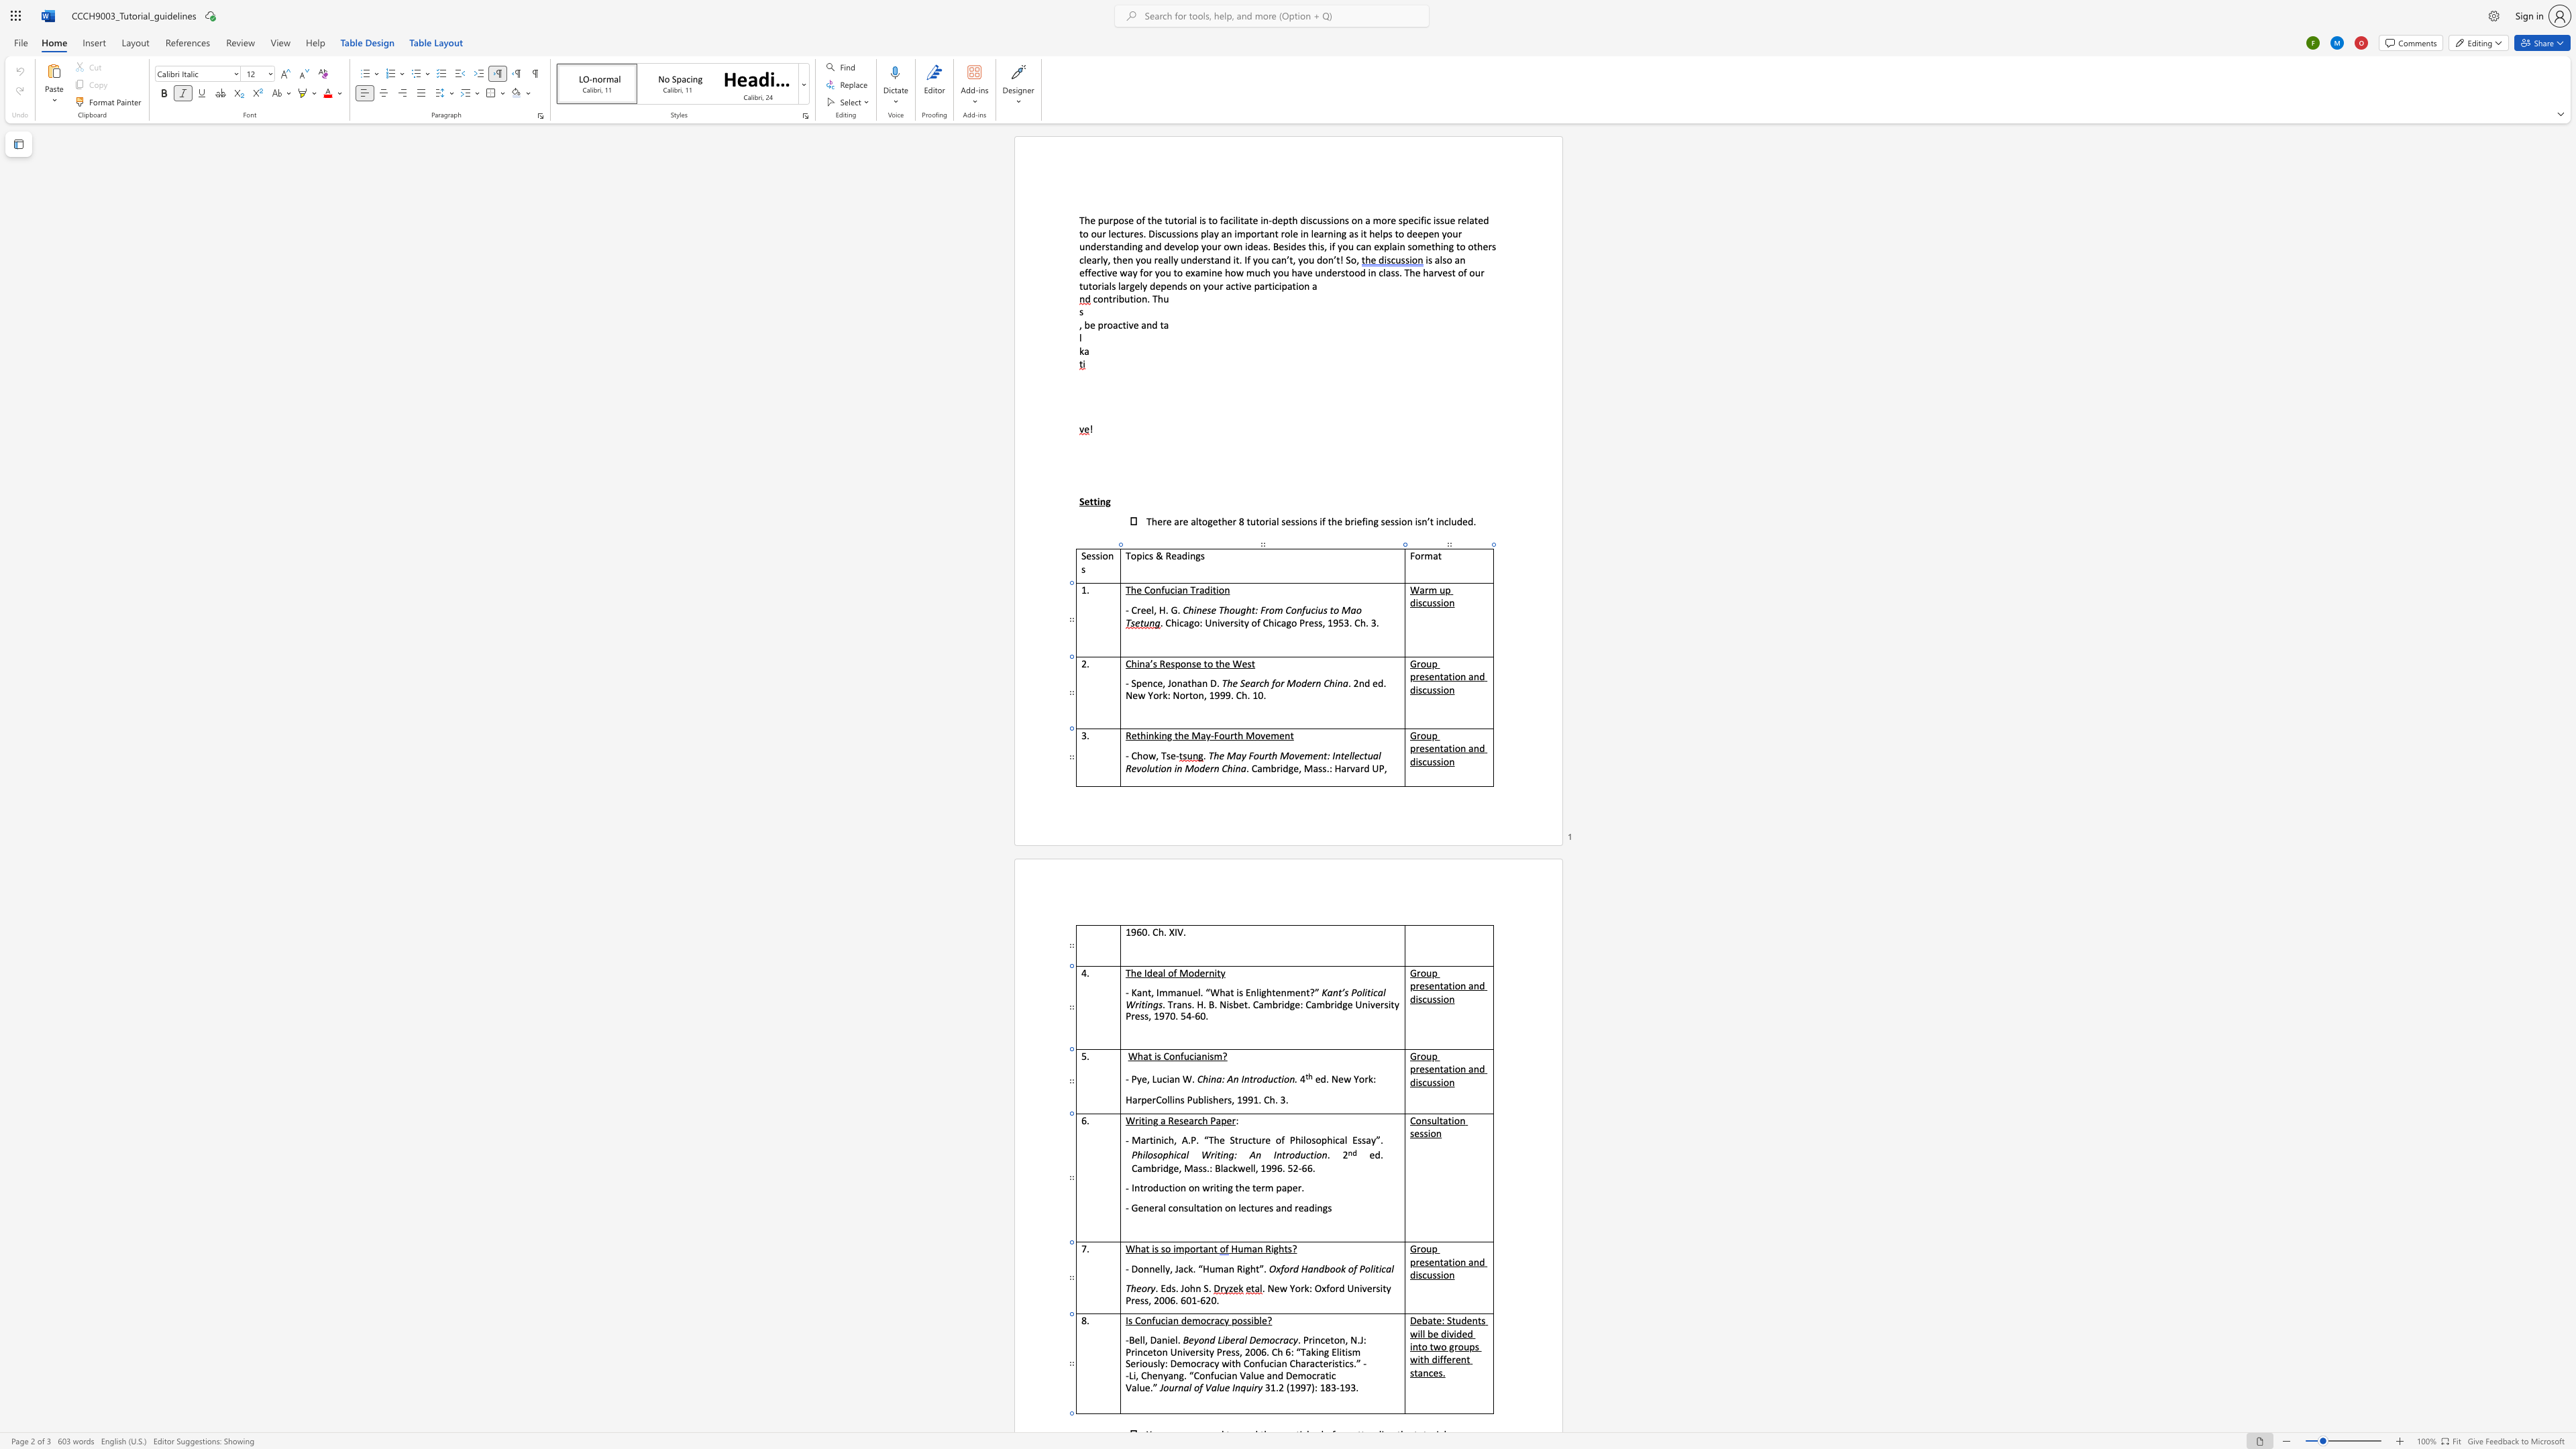 This screenshot has width=2576, height=1449. What do you see at coordinates (1326, 1362) in the screenshot?
I see `the 3th character "e" in the text` at bounding box center [1326, 1362].